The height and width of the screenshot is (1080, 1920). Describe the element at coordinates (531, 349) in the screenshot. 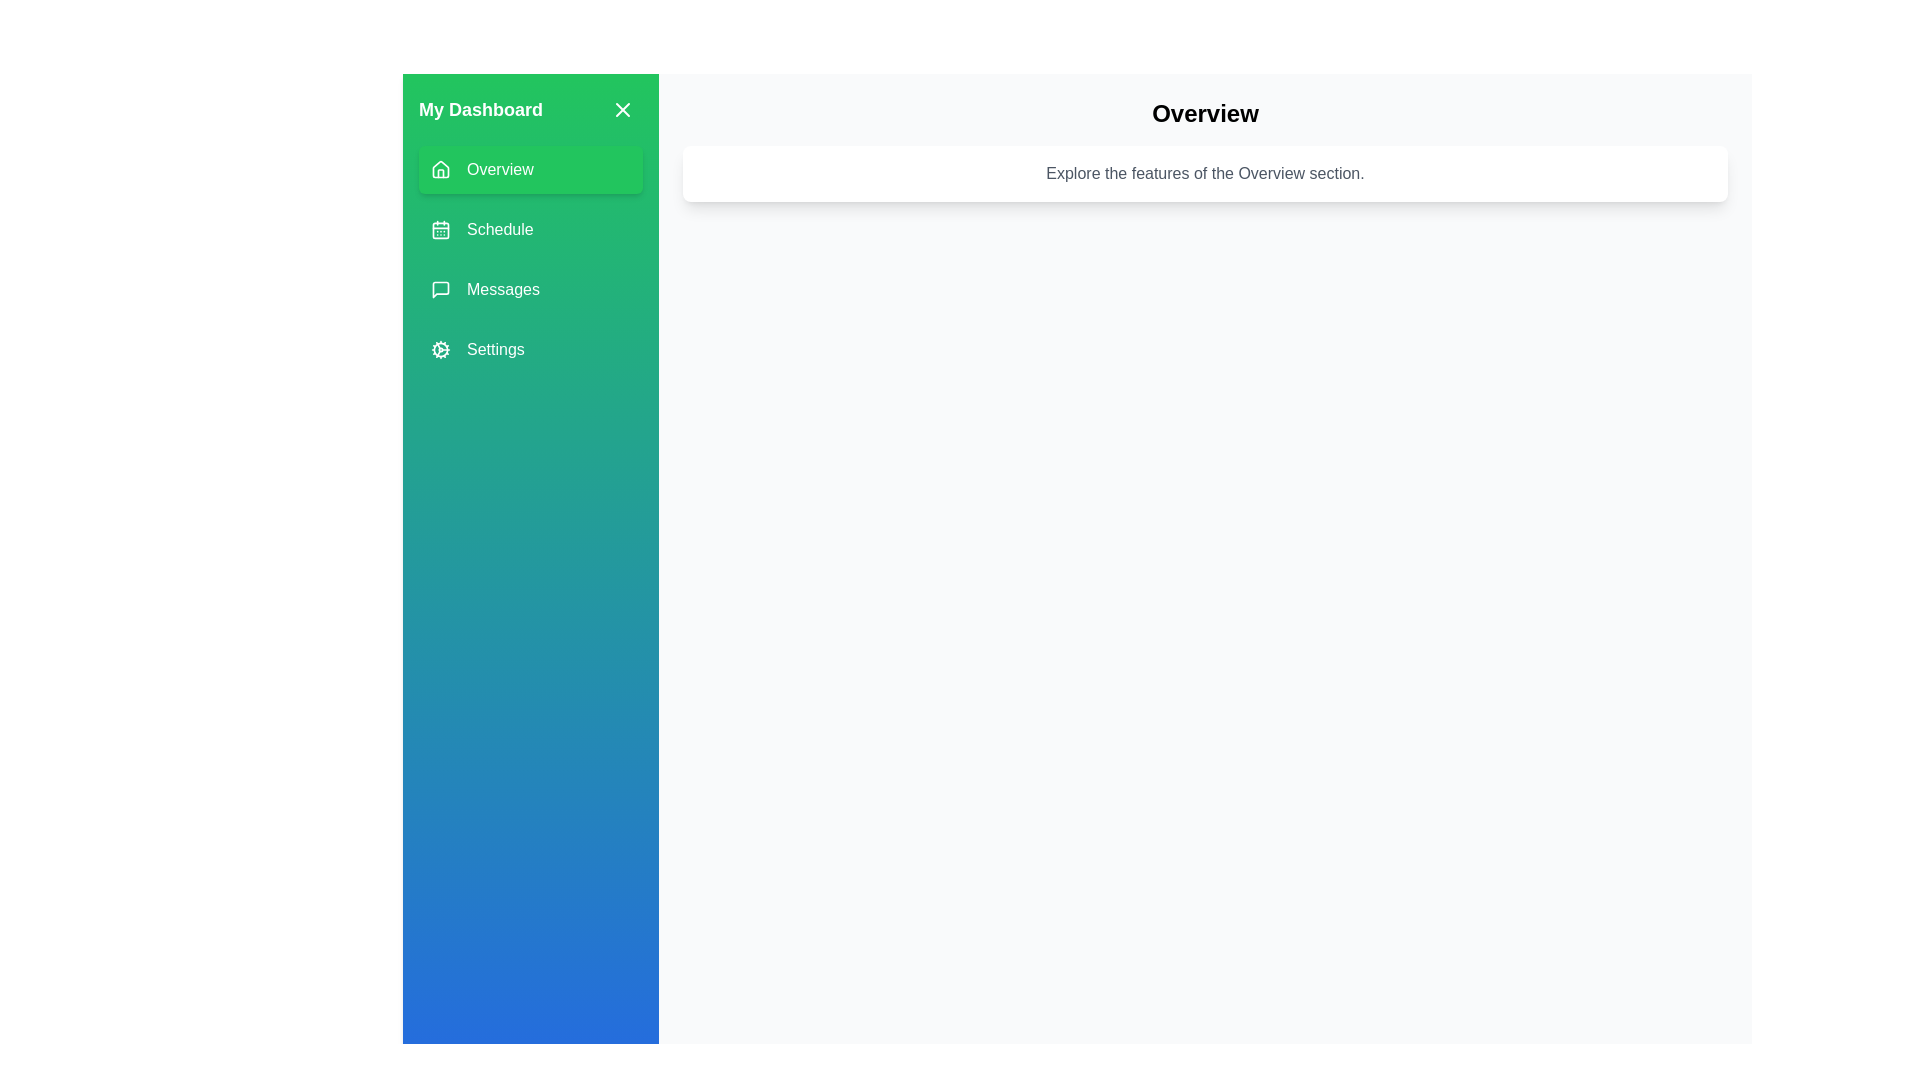

I see `the menu item labeled Settings to change the active section` at that location.